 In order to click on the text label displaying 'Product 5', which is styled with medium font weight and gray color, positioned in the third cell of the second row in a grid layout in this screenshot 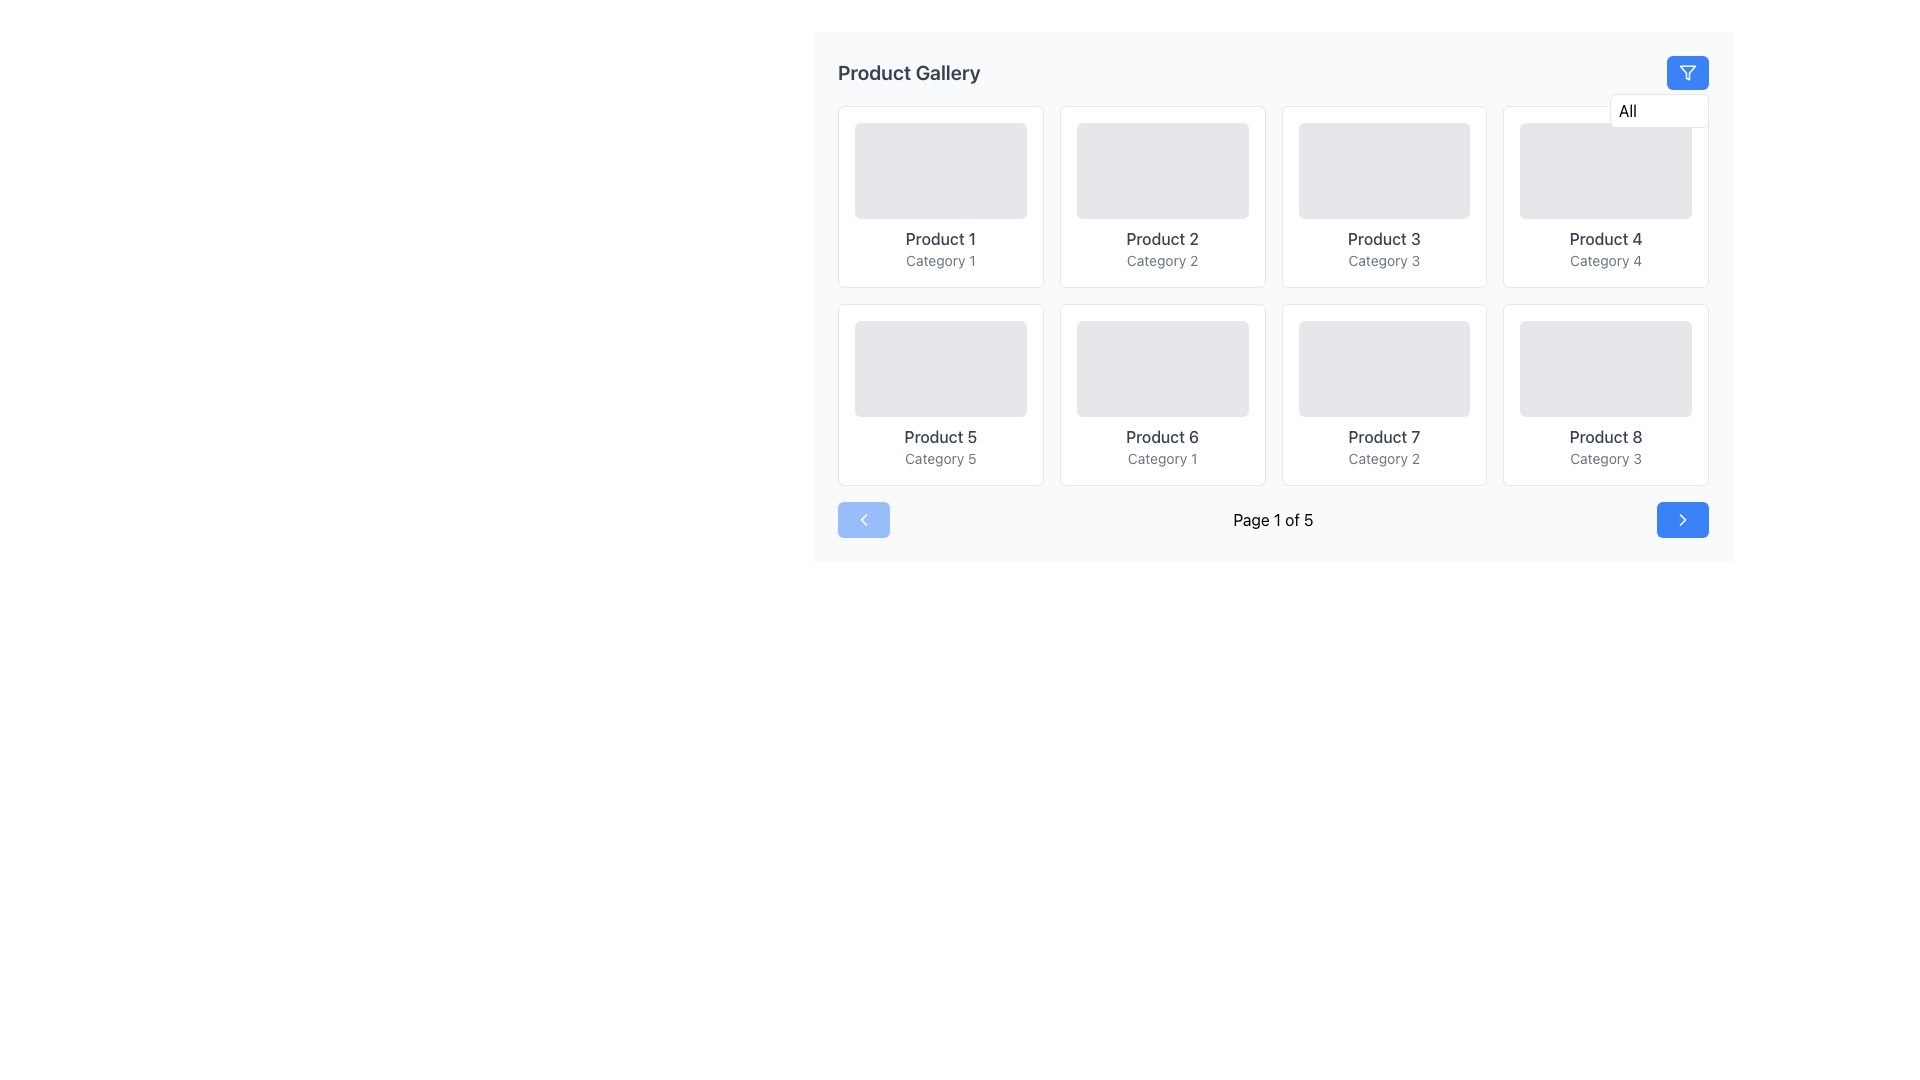, I will do `click(939, 435)`.